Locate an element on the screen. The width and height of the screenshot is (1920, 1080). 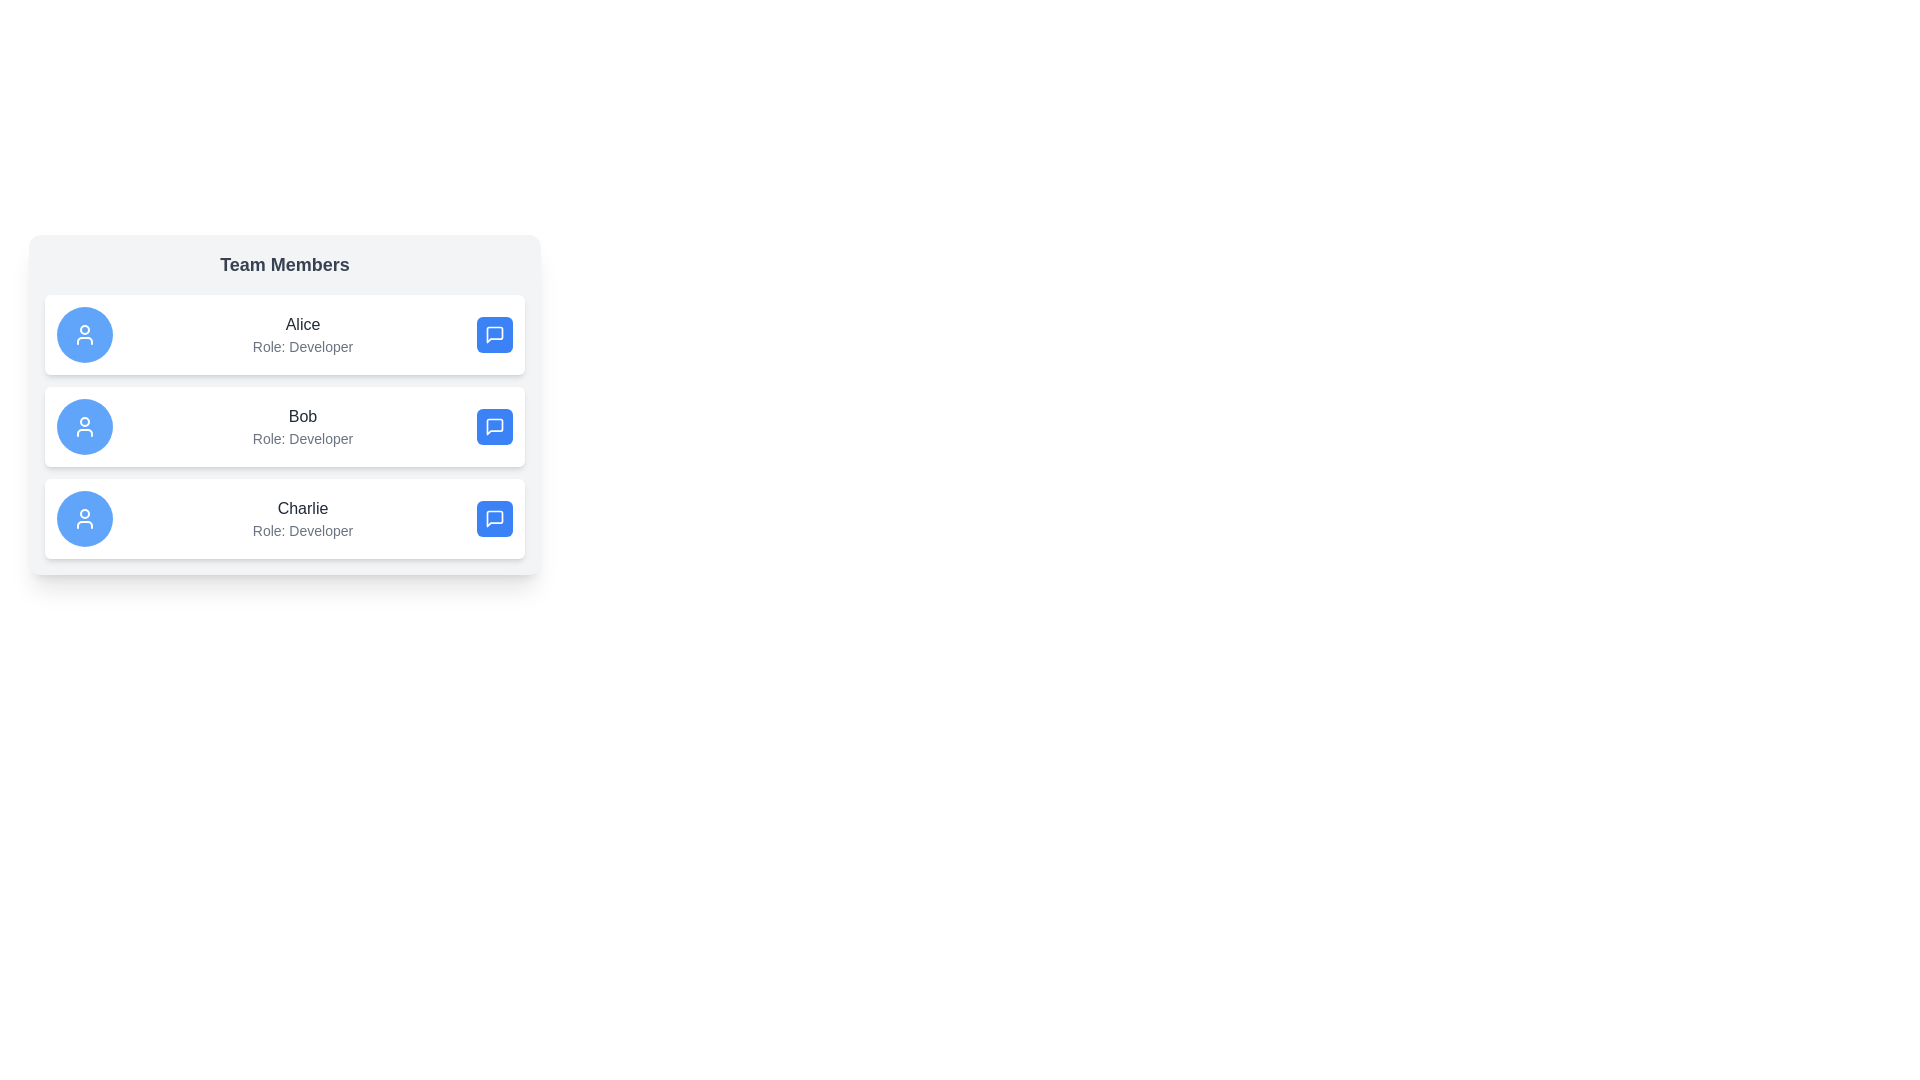
the button located at the top-right of 'Alice's entry in the 'Team Members' list to observe any visual hover effects is located at coordinates (494, 334).